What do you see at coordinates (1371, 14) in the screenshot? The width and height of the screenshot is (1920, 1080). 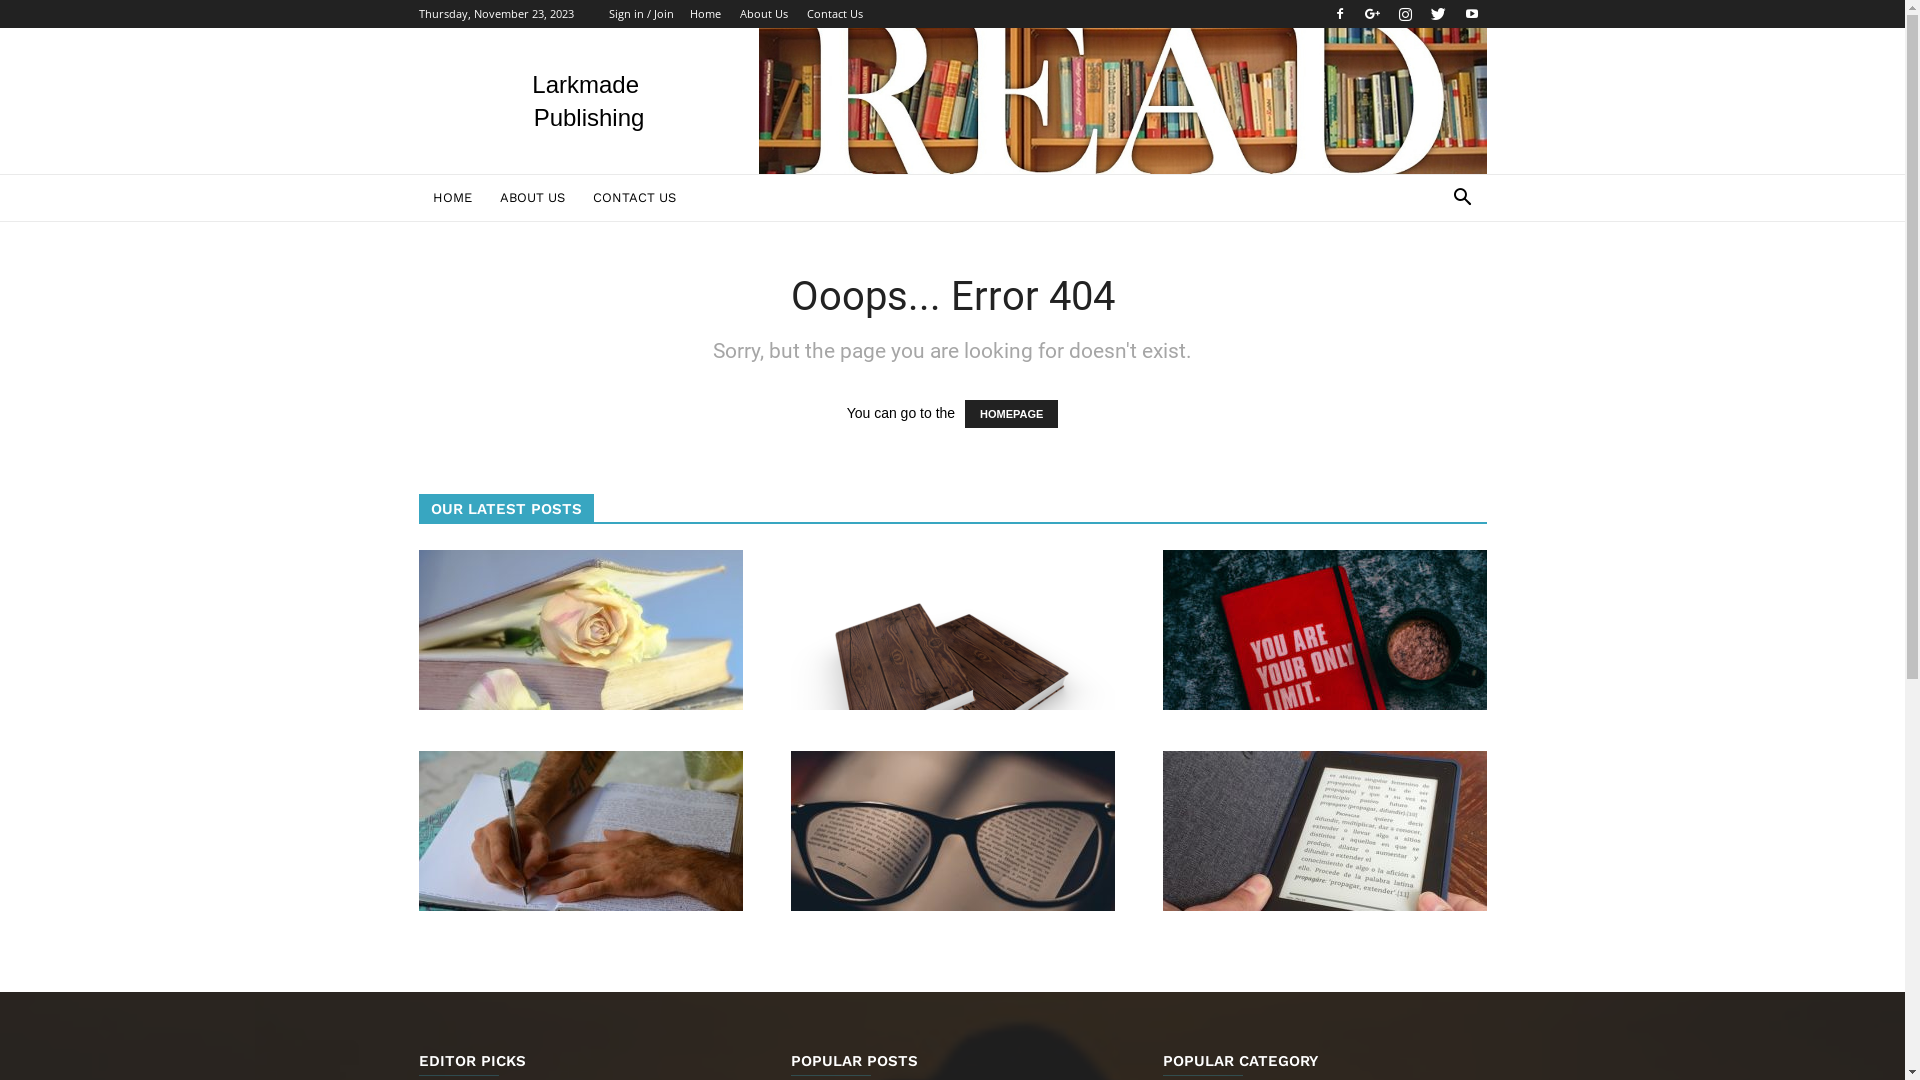 I see `'Google+'` at bounding box center [1371, 14].